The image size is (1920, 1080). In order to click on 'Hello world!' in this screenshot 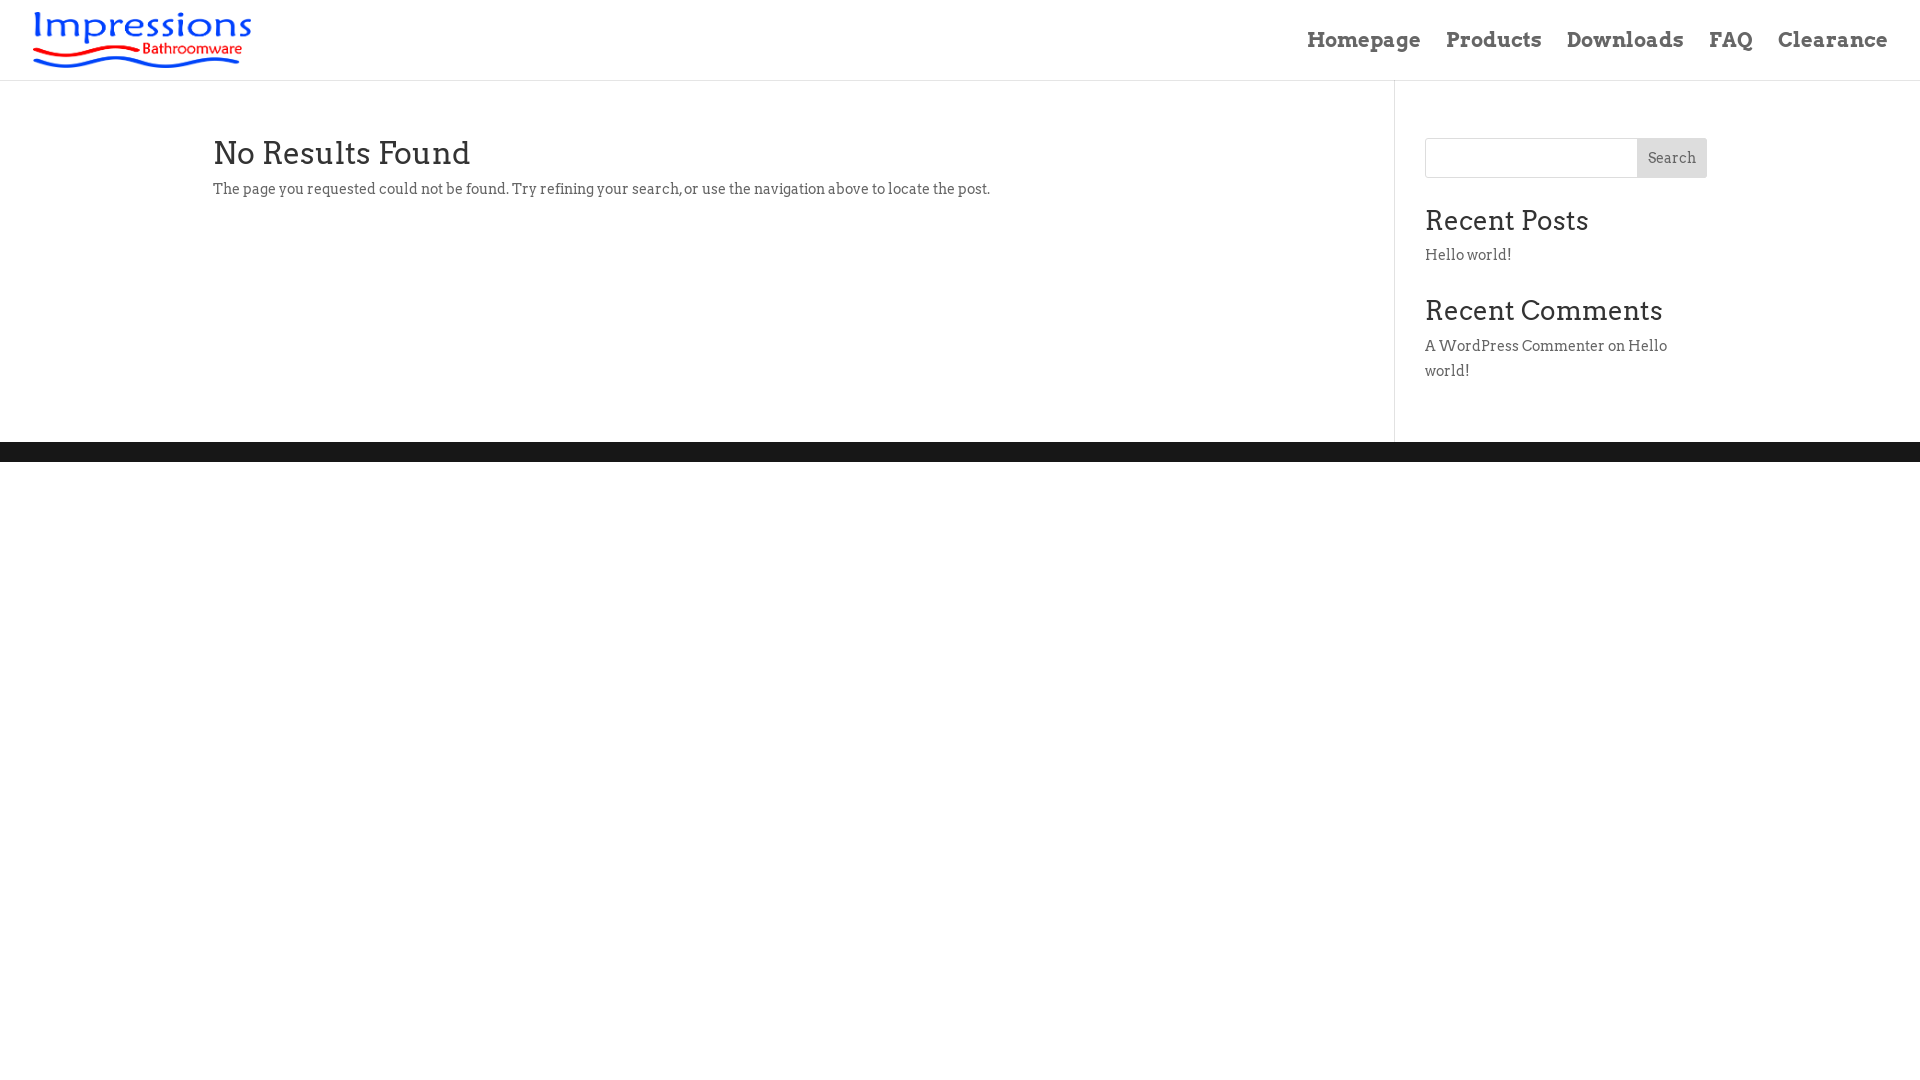, I will do `click(1468, 253)`.